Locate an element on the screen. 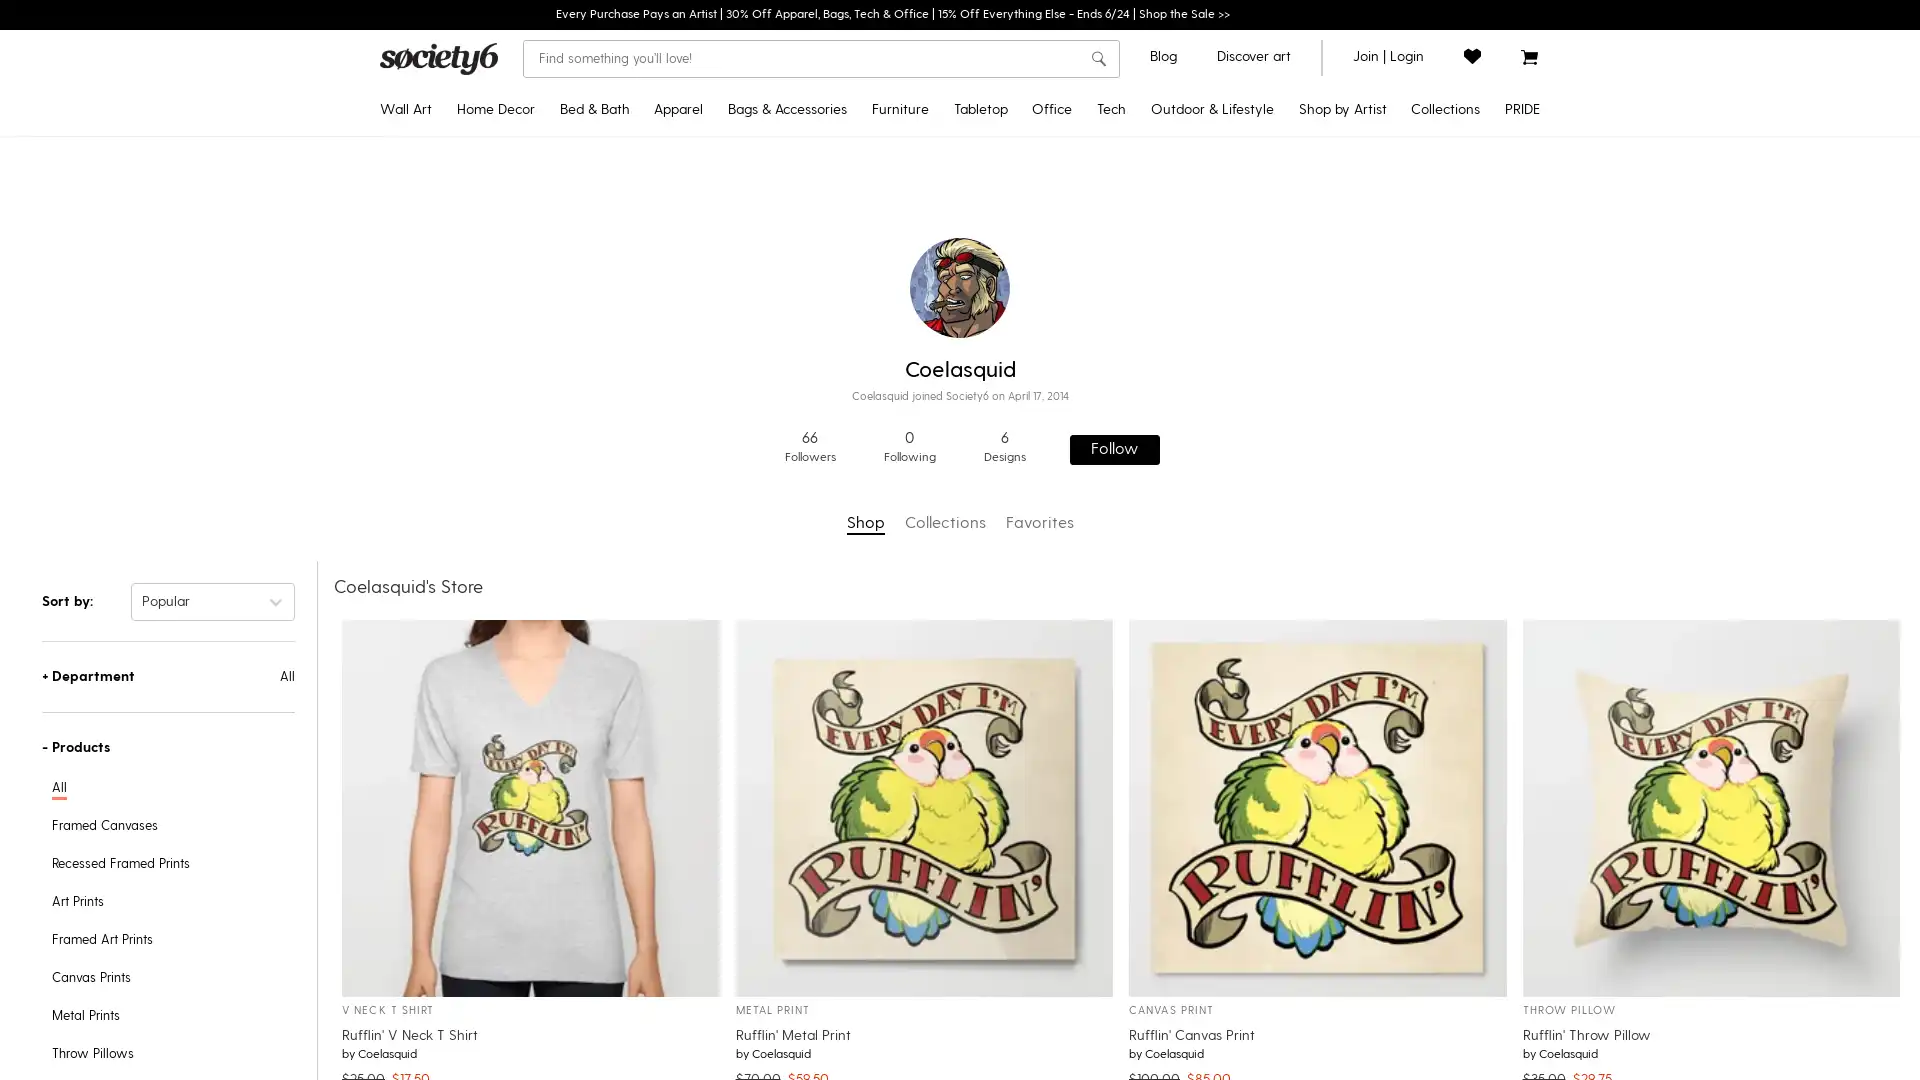 The image size is (1920, 1080). Counter Stools is located at coordinates (934, 256).